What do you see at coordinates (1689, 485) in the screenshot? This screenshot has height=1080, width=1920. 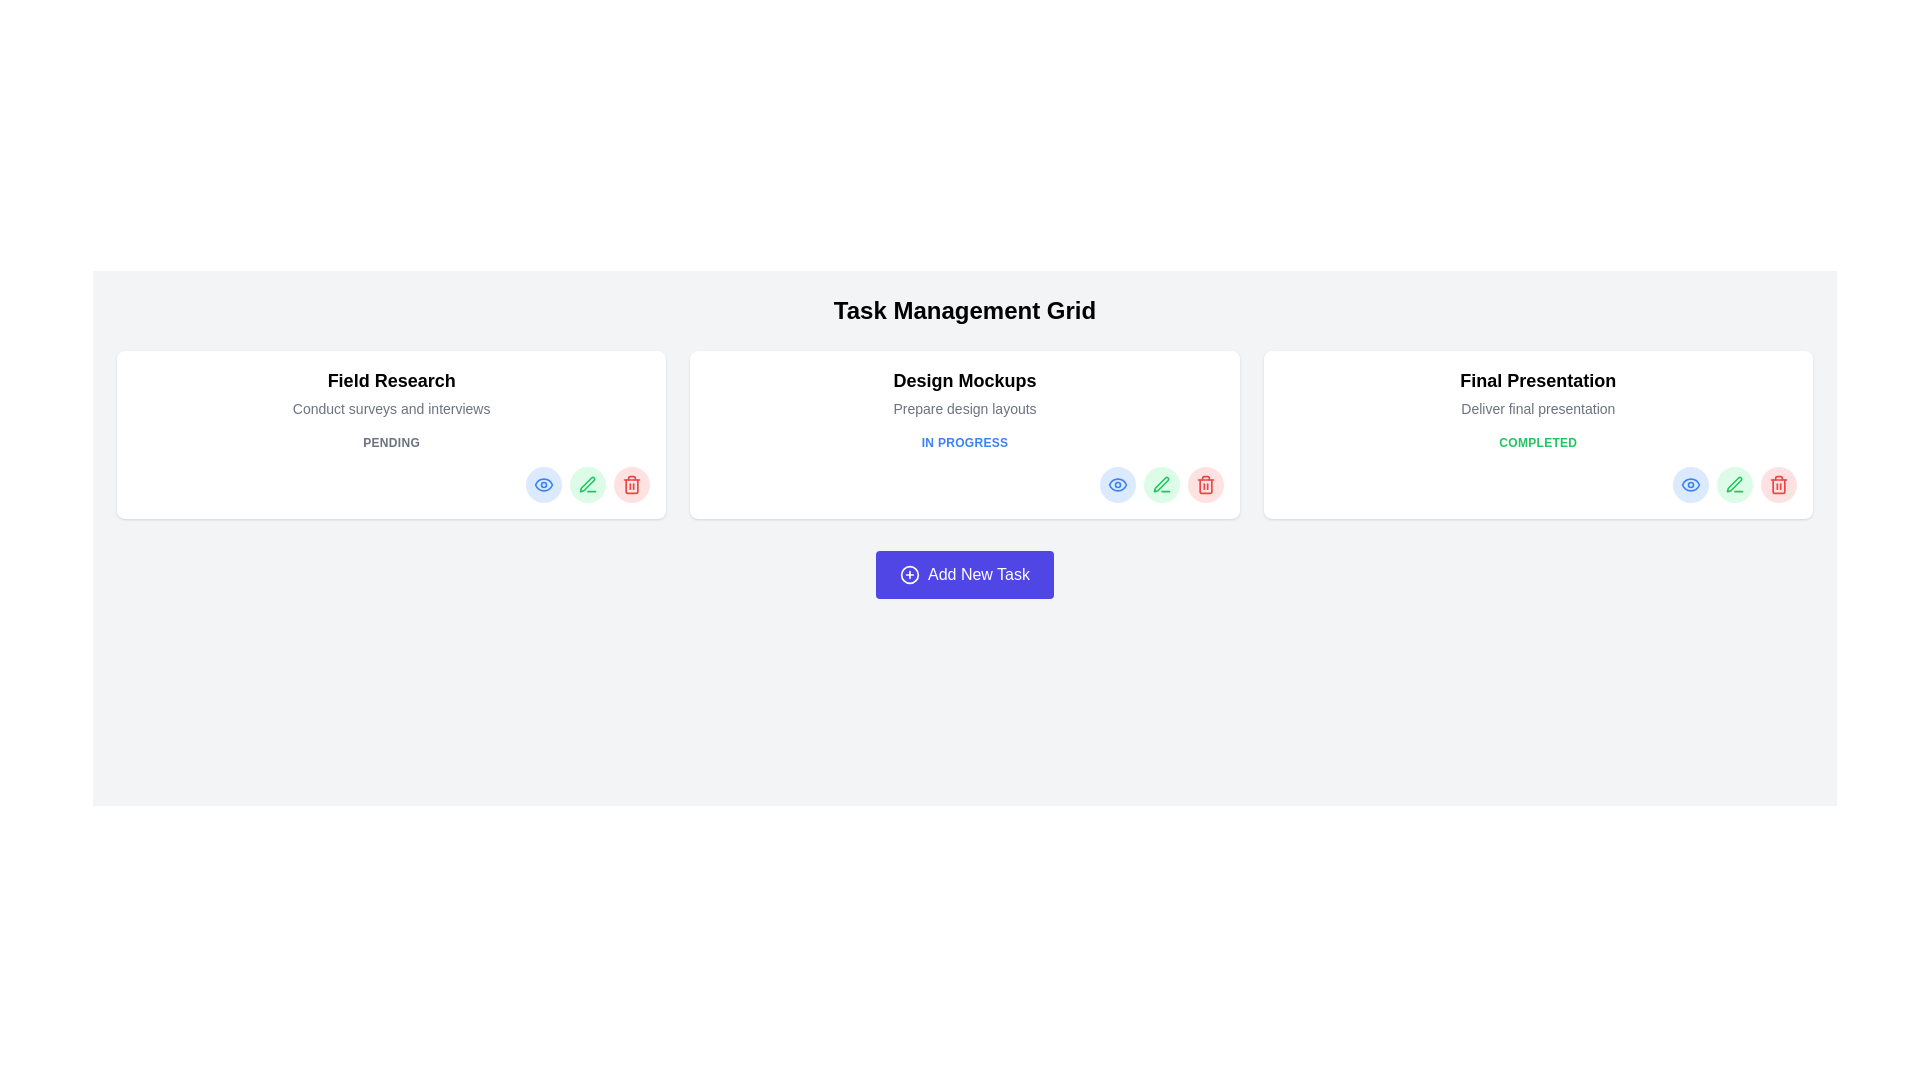 I see `the 'view' icon button for the 'Final Presentation' task` at bounding box center [1689, 485].